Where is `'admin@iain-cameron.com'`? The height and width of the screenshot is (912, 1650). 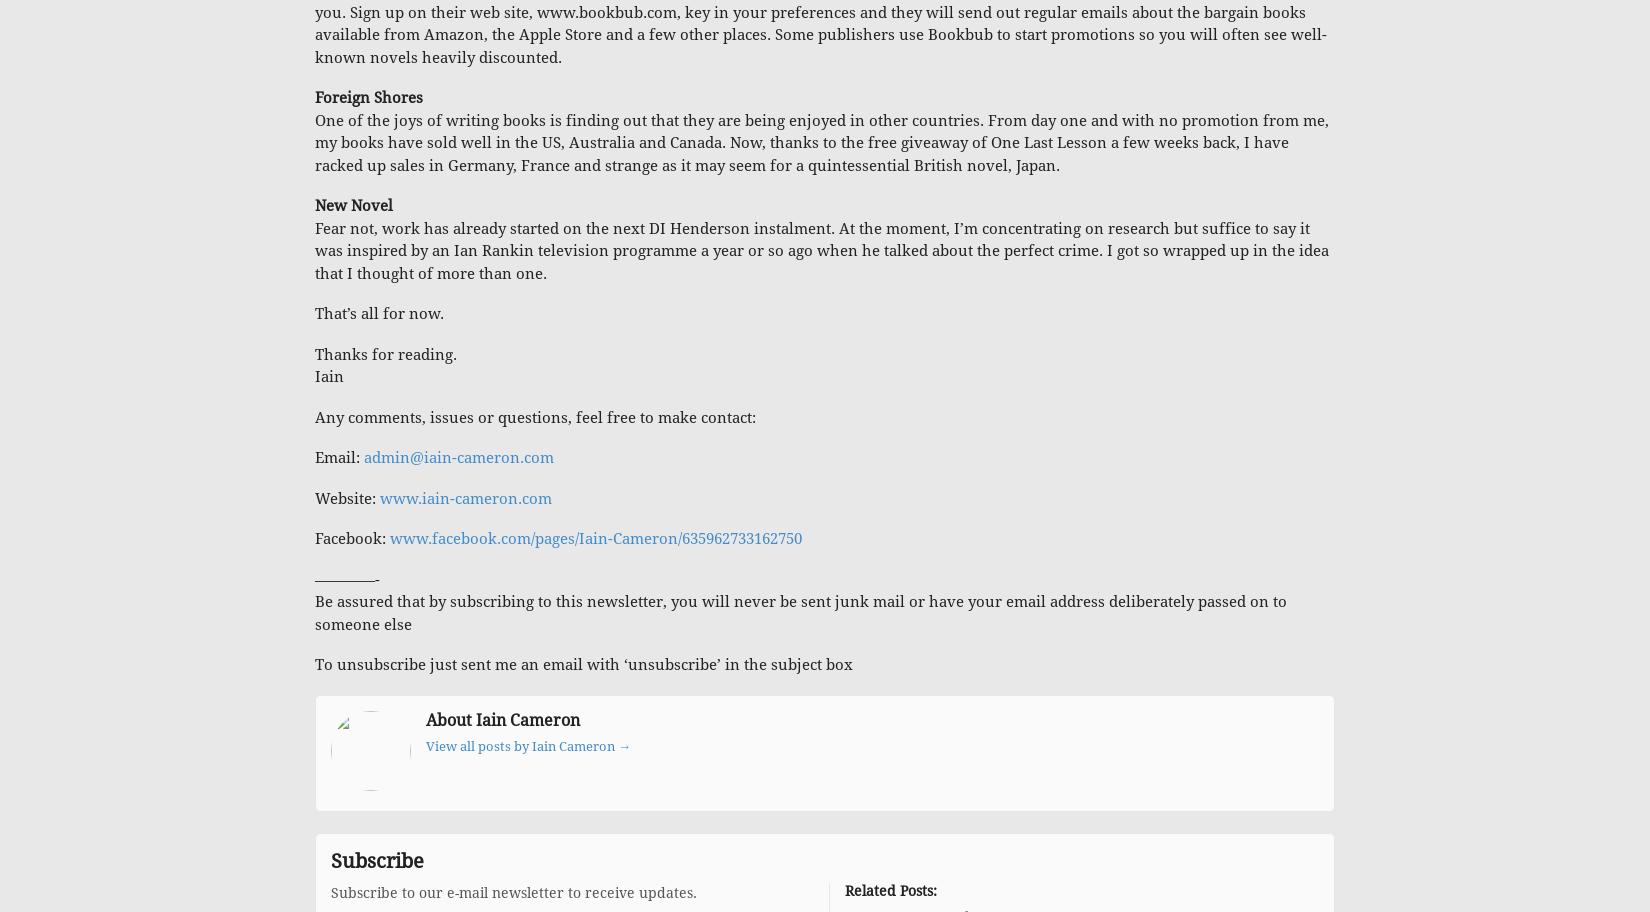 'admin@iain-cameron.com' is located at coordinates (458, 458).